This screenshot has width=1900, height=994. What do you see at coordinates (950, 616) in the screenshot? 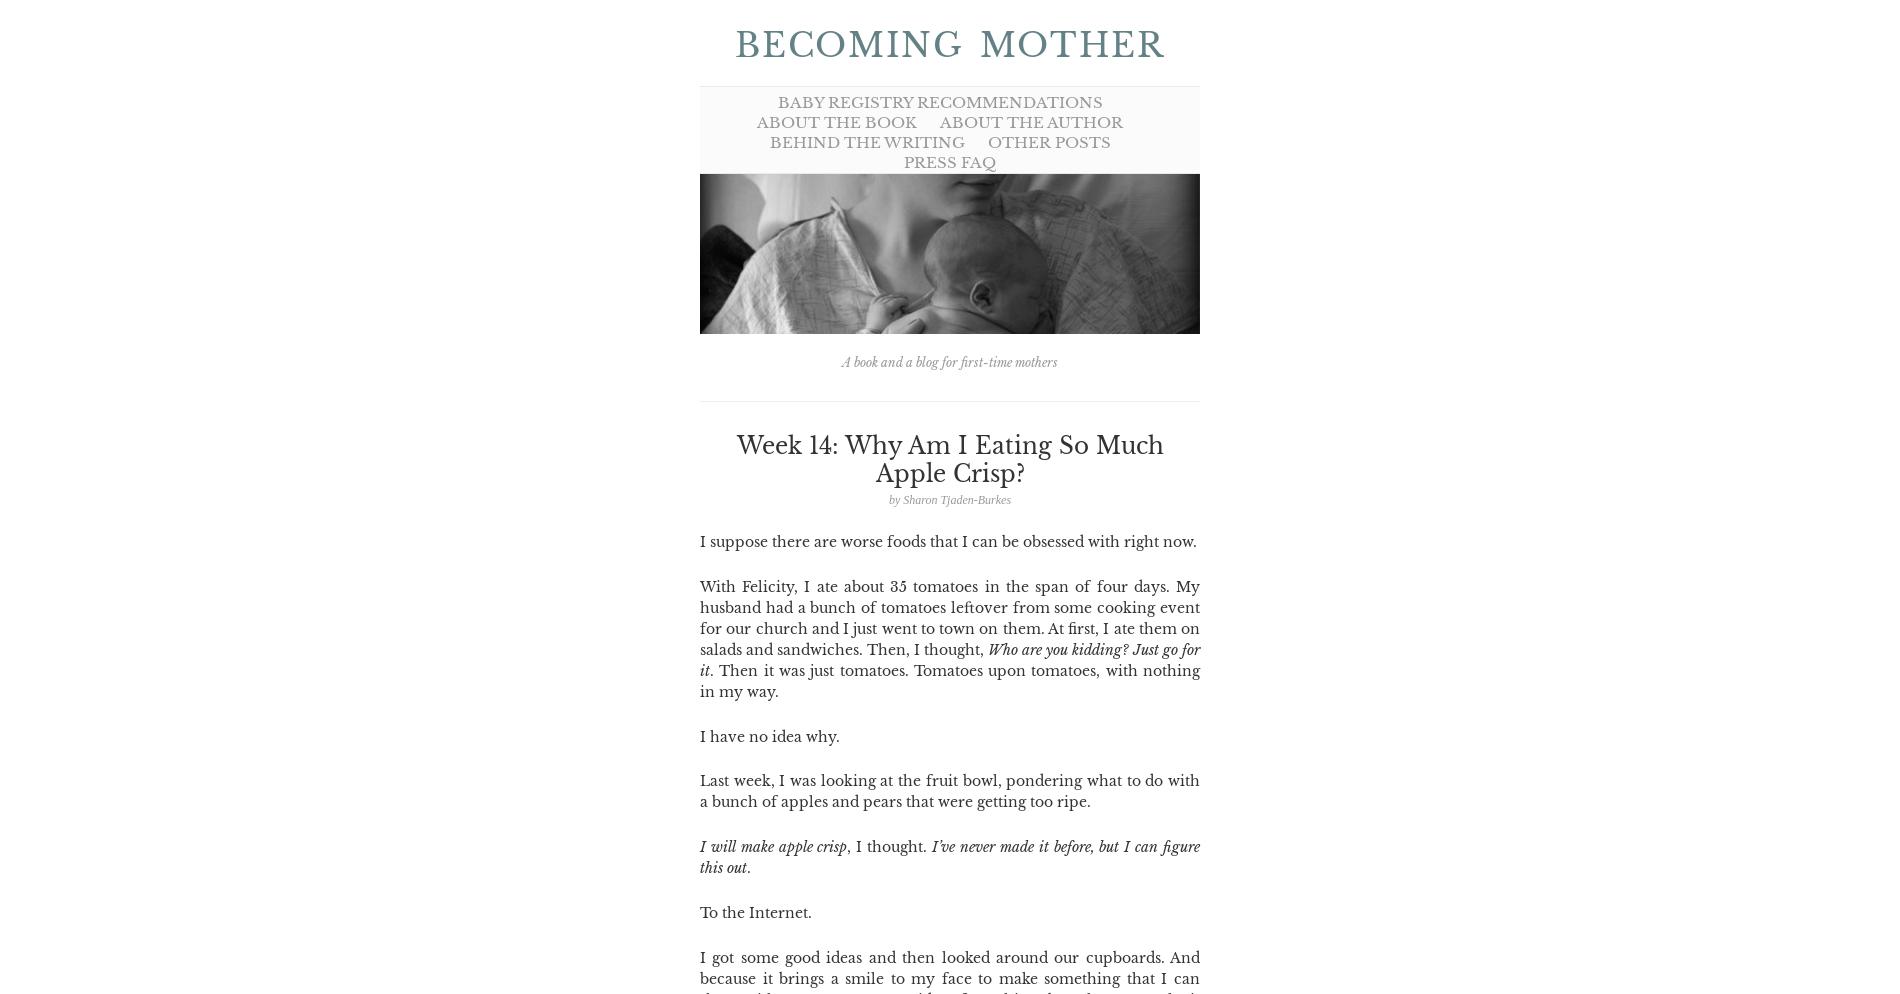
I see `'With Felicity, I ate about 35 tomatoes in the span of four days. My husband had a bunch of tomatoes leftover from some cooking event for our church and I just went to town on them. At first, I ate them on salads and sandwiches. Then, I thought,'` at bounding box center [950, 616].